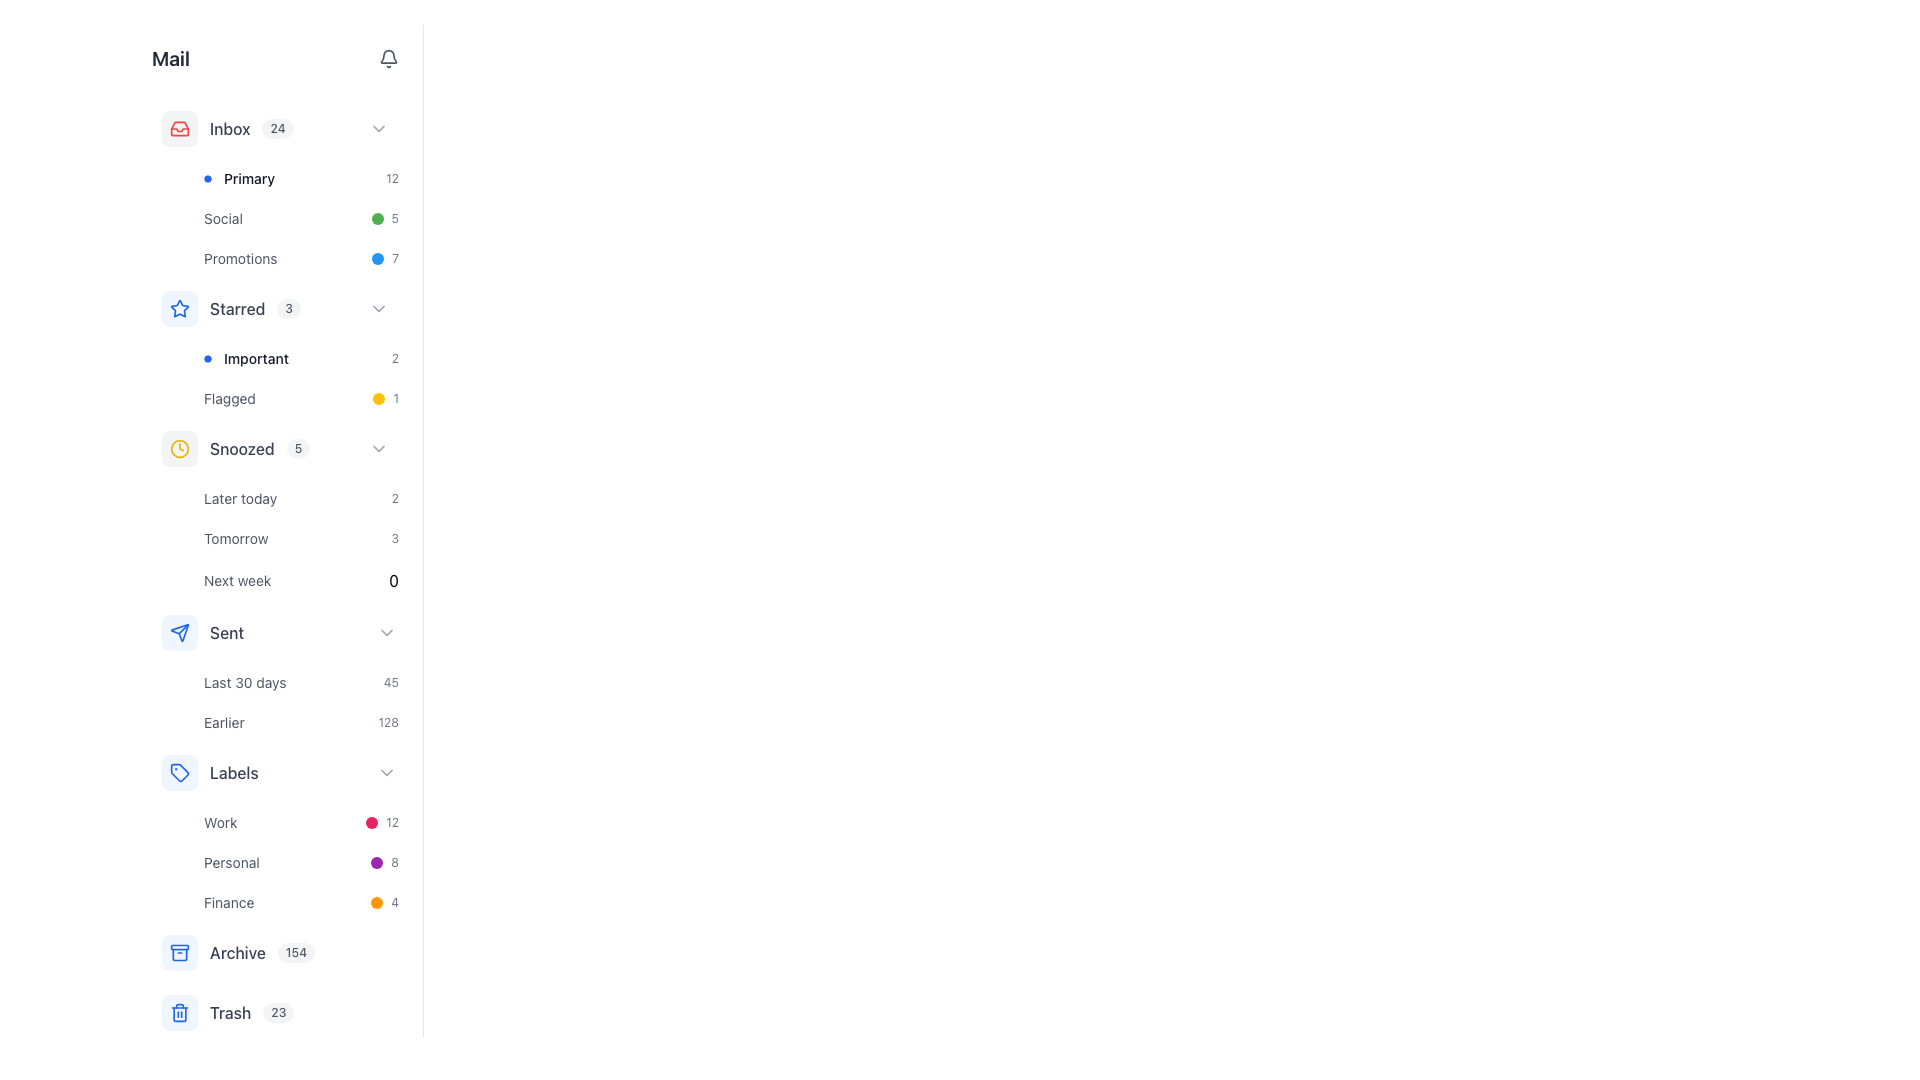 The width and height of the screenshot is (1920, 1080). What do you see at coordinates (239, 177) in the screenshot?
I see `the 'Primary' list item in the email categories sidebar` at bounding box center [239, 177].